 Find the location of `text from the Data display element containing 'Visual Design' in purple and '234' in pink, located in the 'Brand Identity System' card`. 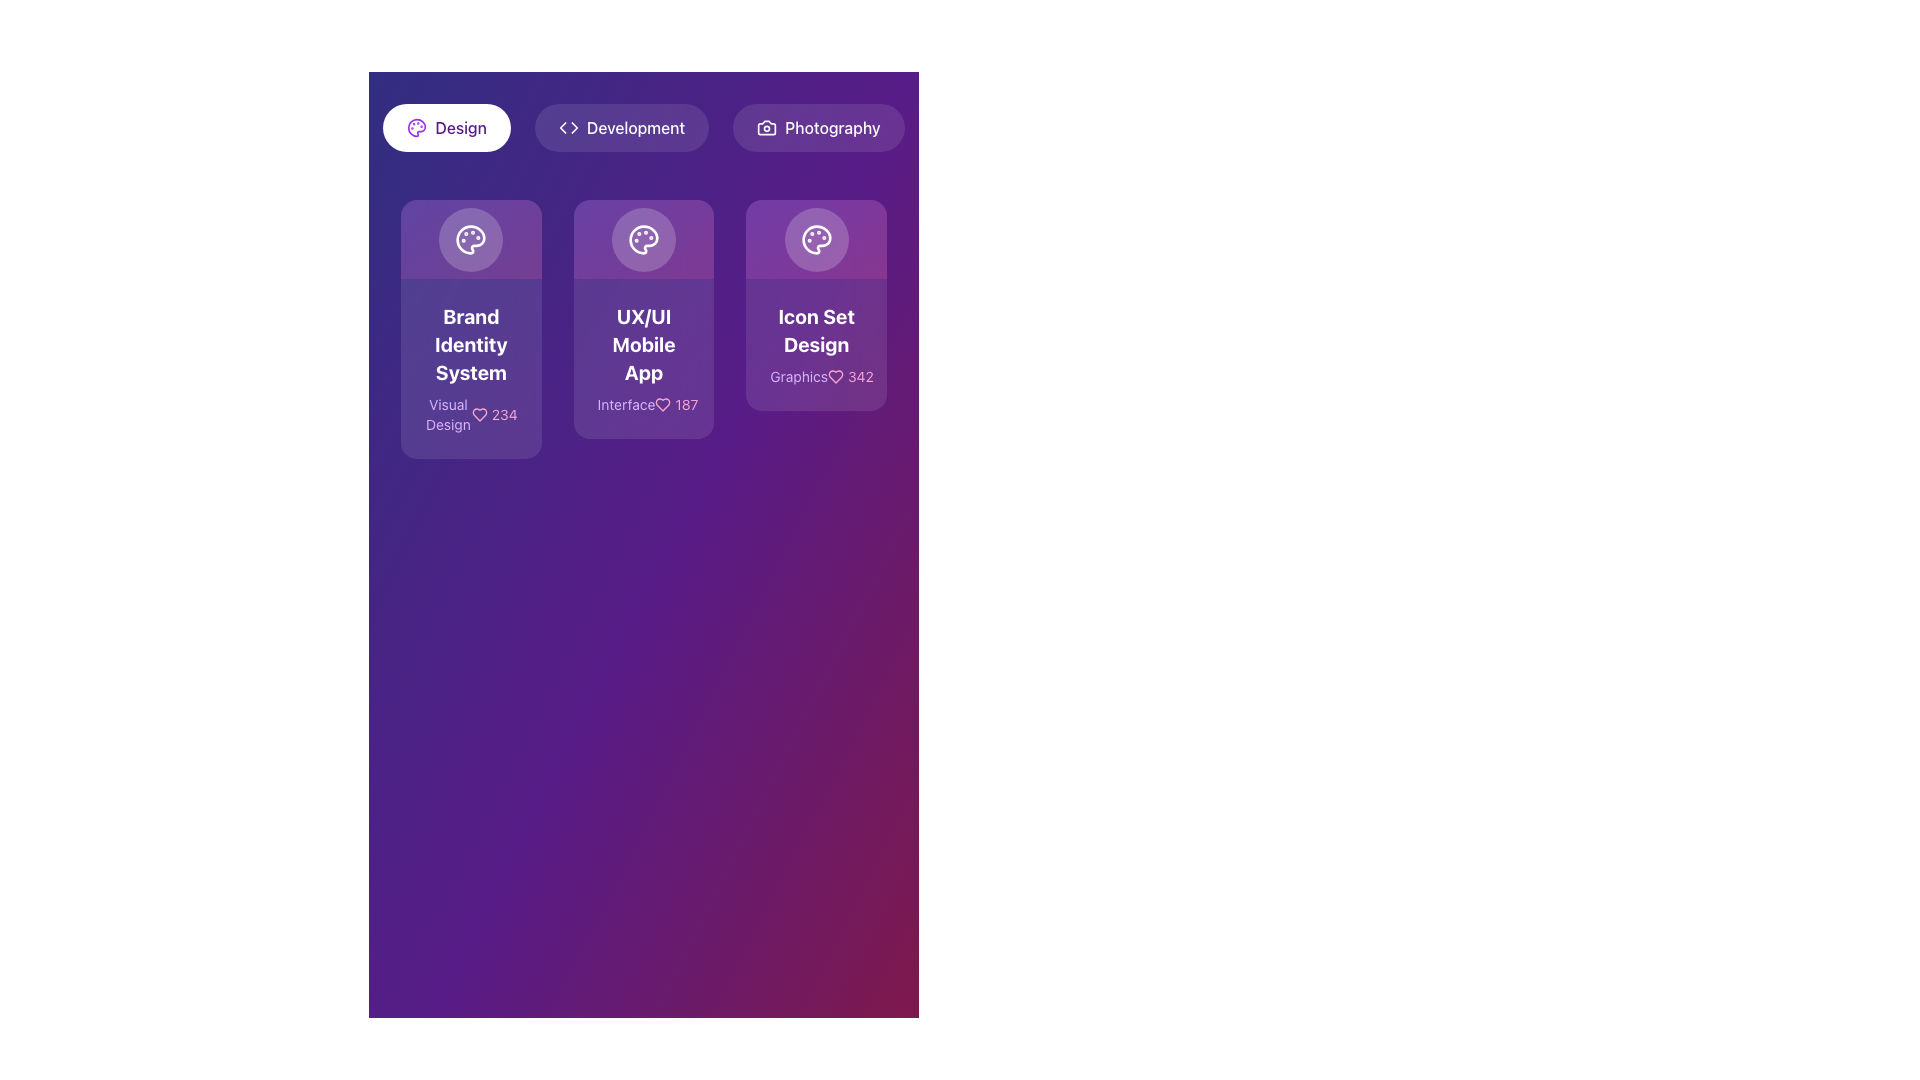

text from the Data display element containing 'Visual Design' in purple and '234' in pink, located in the 'Brand Identity System' card is located at coordinates (470, 414).